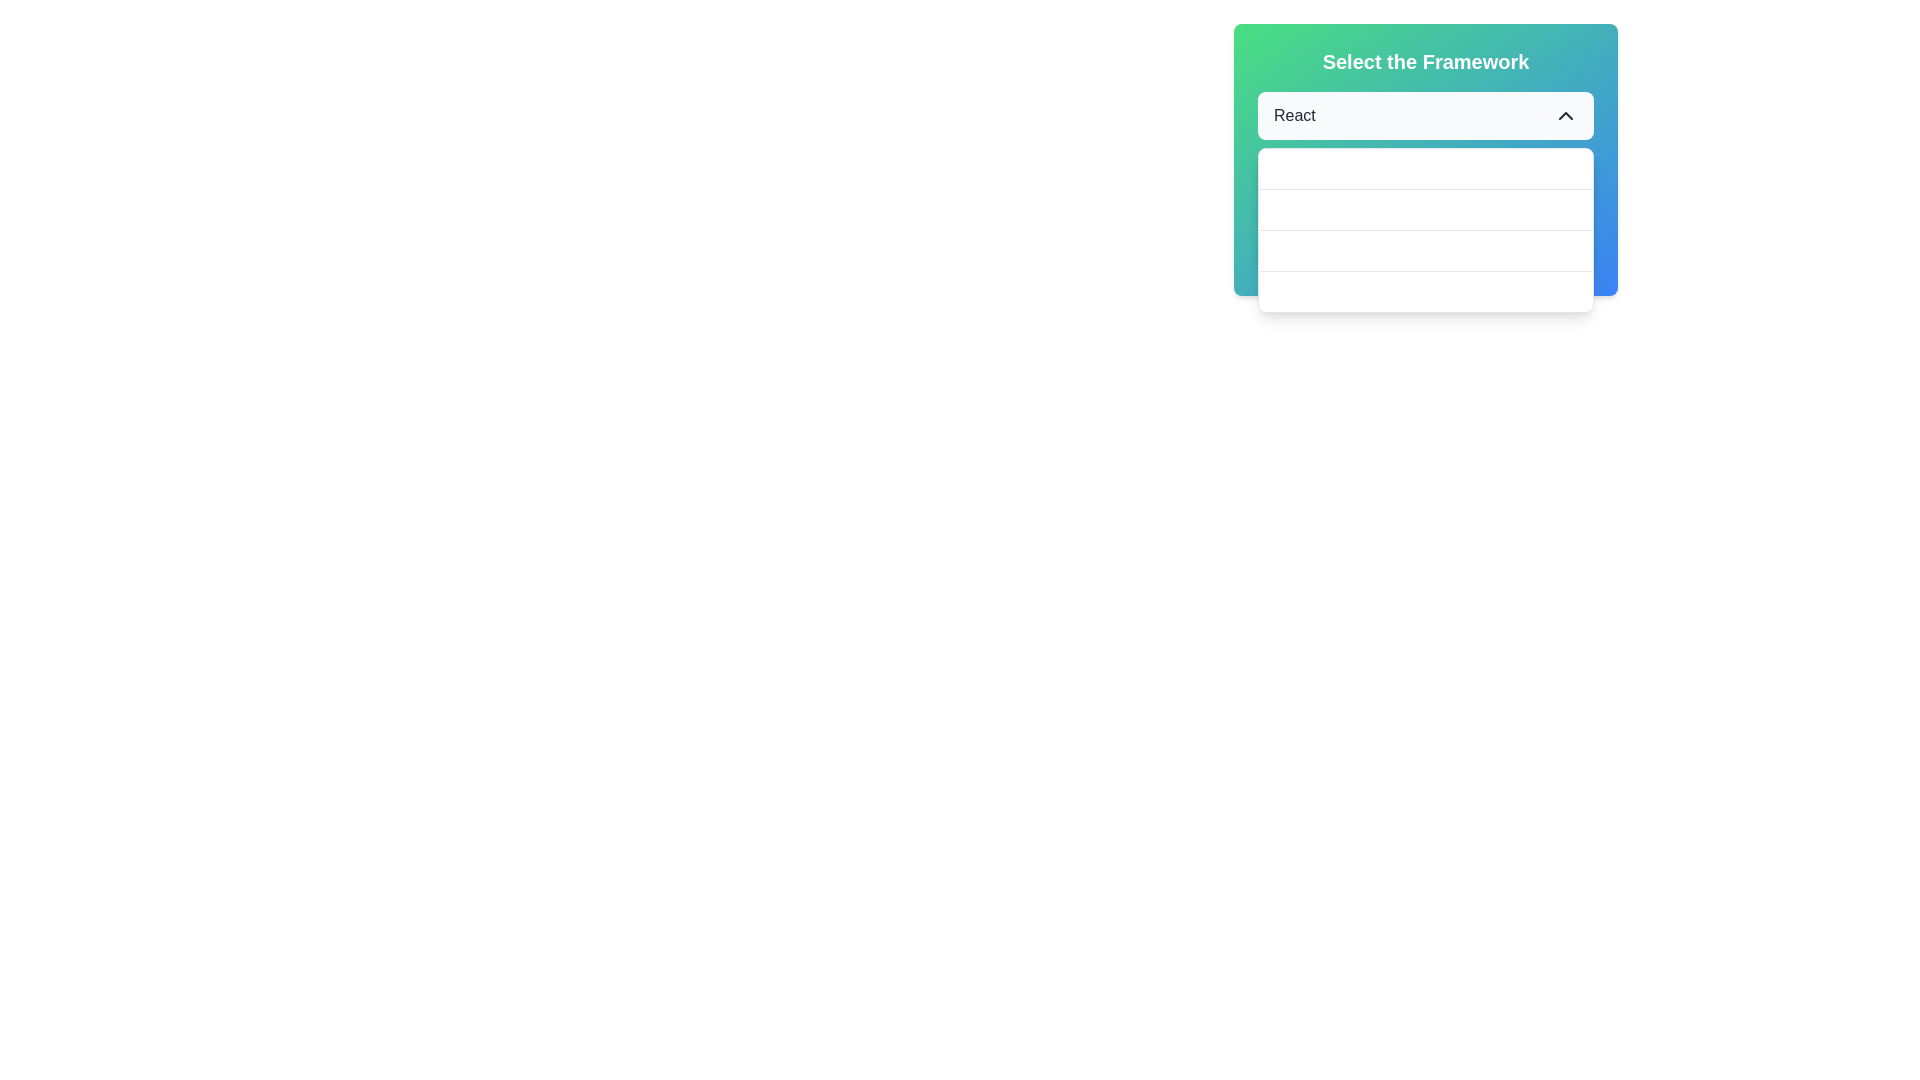  I want to click on the 'React' dropdown menu item, so click(1424, 168).